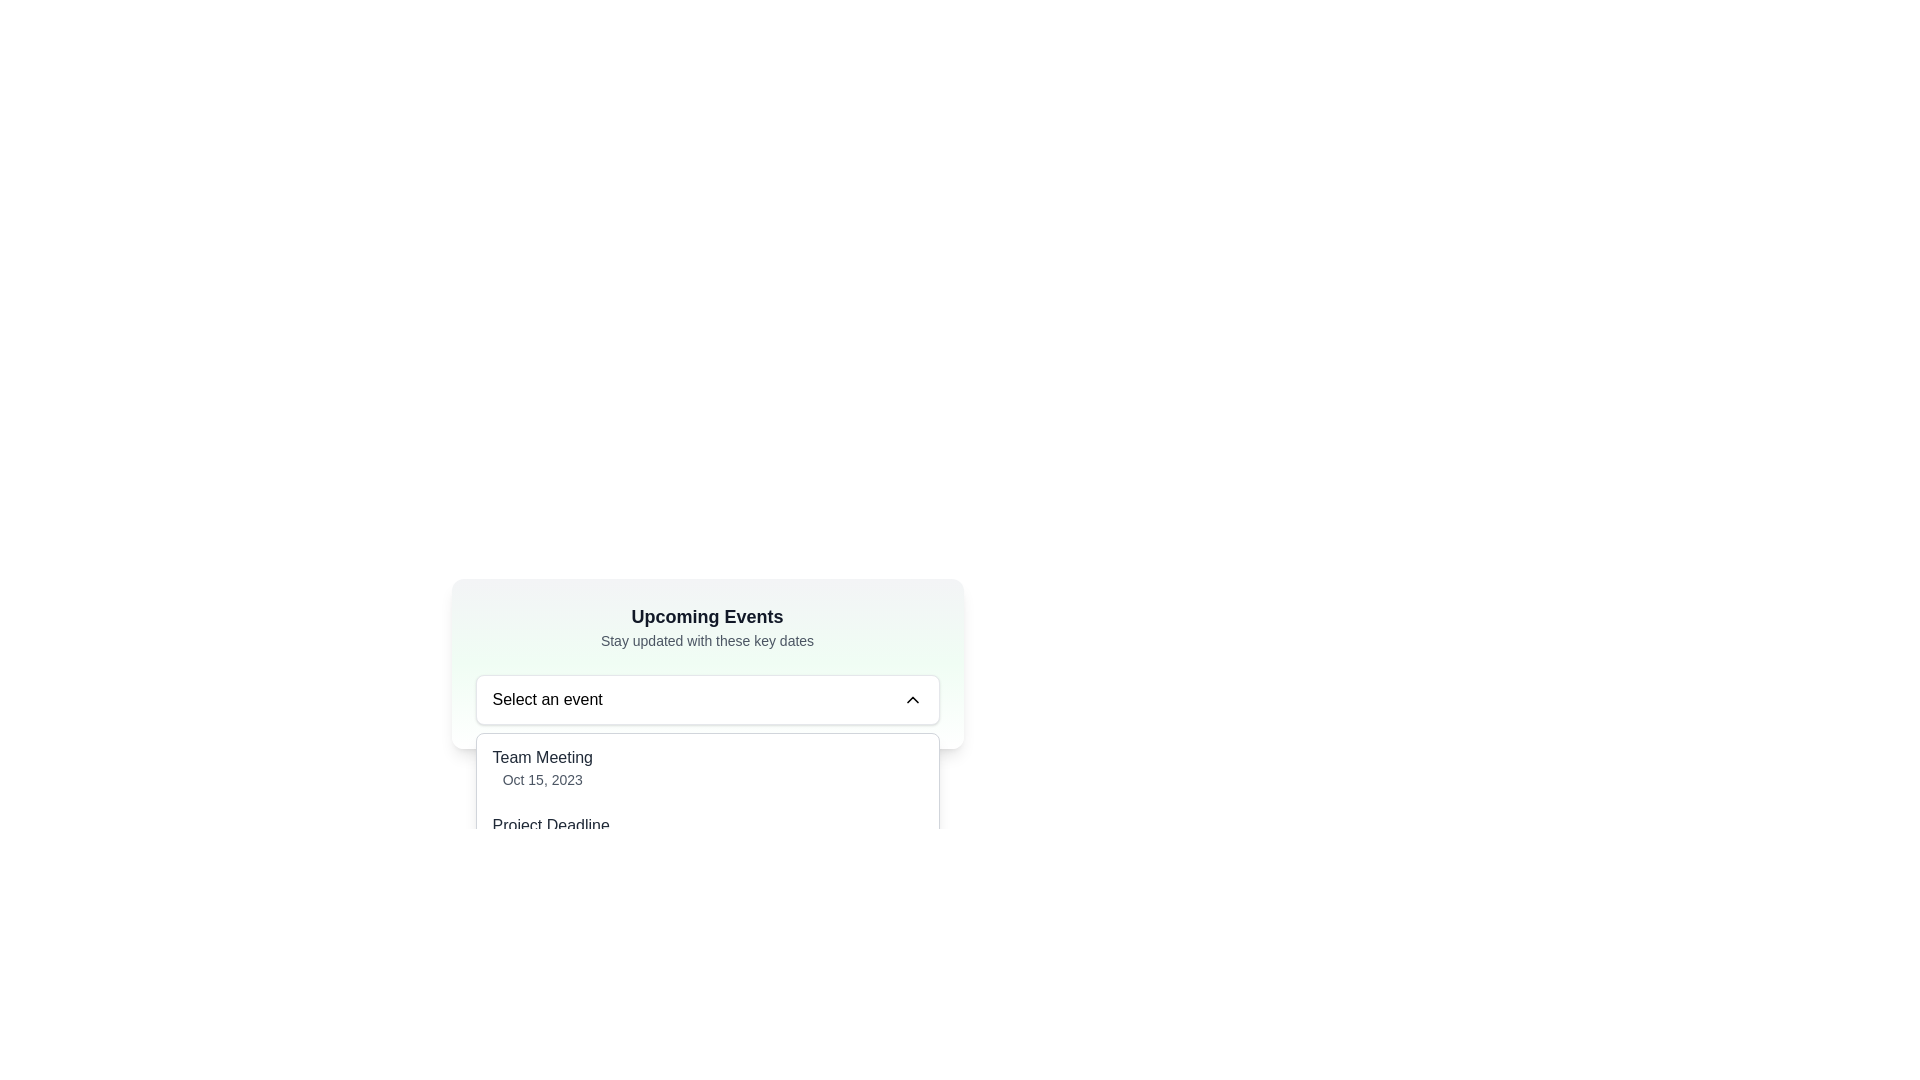 The height and width of the screenshot is (1080, 1920). Describe the element at coordinates (542, 758) in the screenshot. I see `the 'Team Meeting' text label, which is displayed in bold dark gray font above the date 'Oct 15, 2023' within the dropdown menu under 'Upcoming Events'` at that location.